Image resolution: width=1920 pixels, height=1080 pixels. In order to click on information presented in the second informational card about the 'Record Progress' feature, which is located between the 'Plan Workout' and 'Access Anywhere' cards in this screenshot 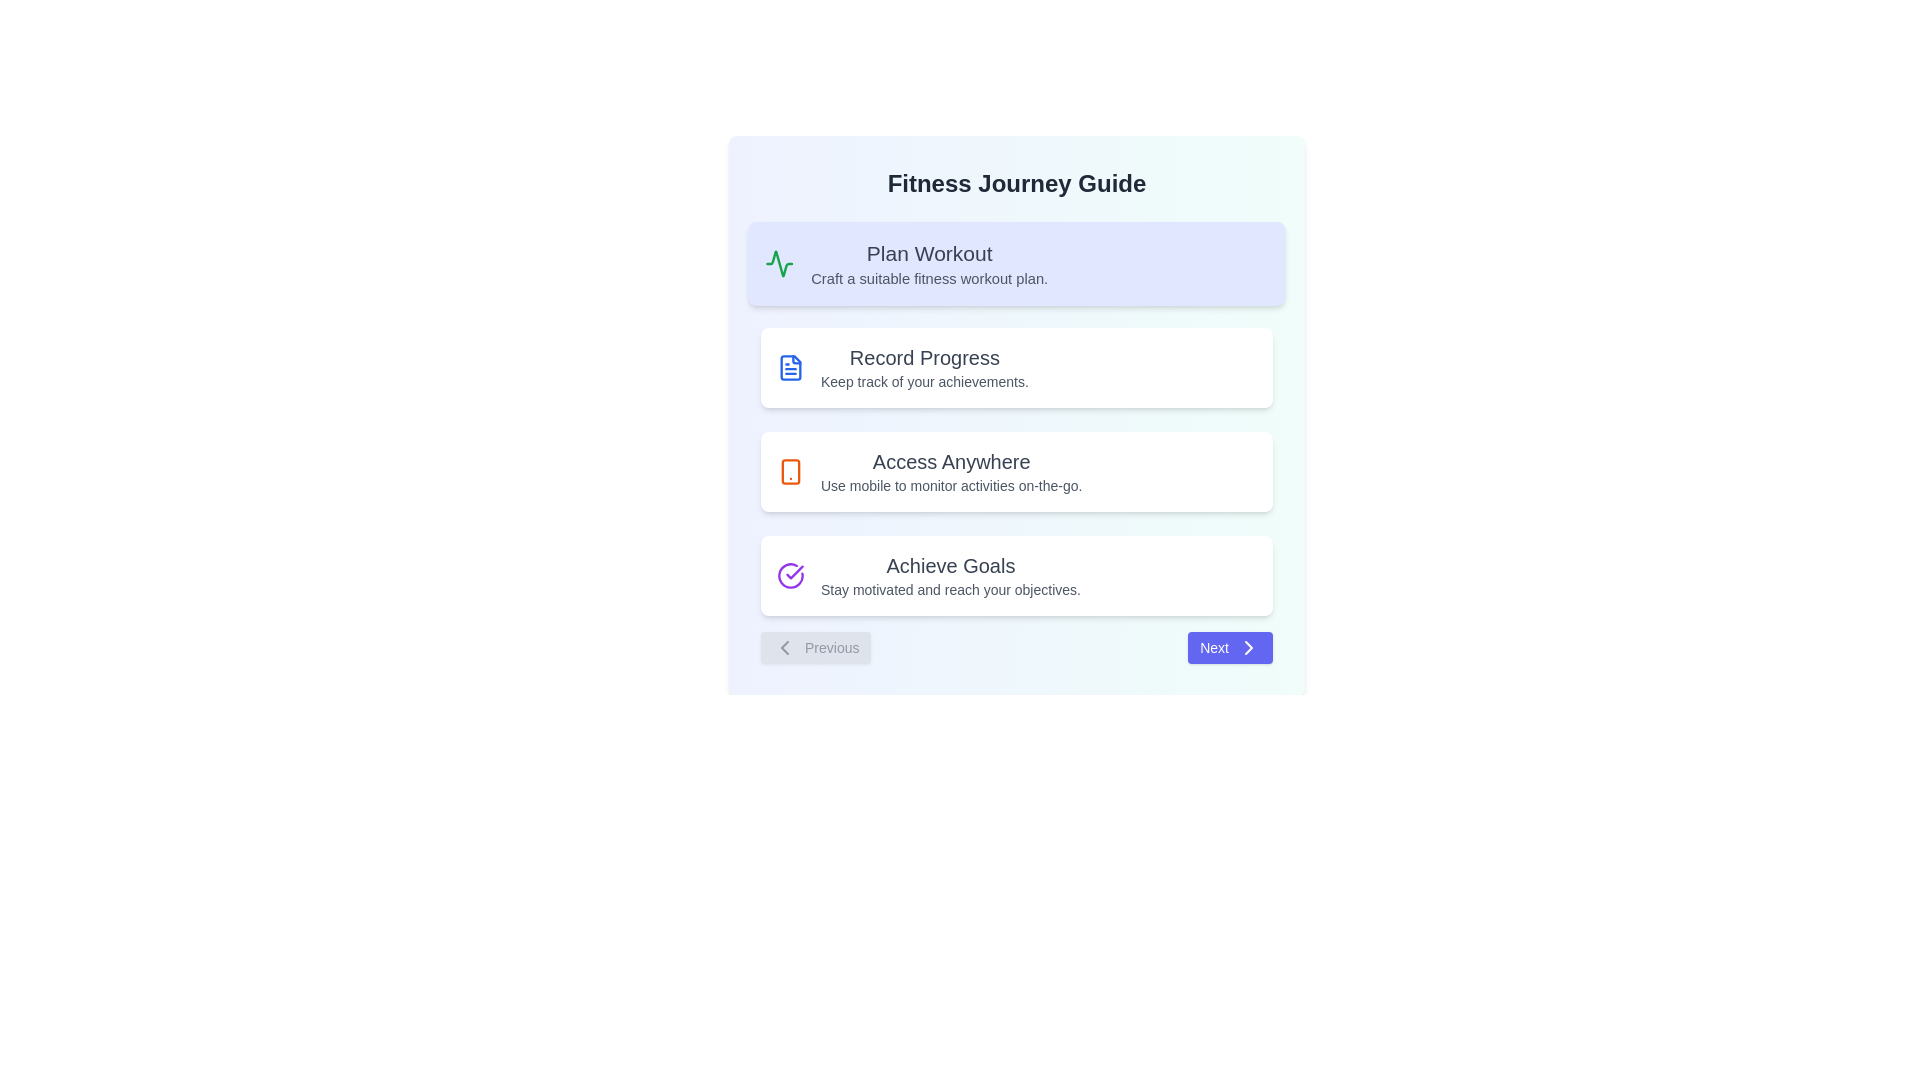, I will do `click(1017, 367)`.